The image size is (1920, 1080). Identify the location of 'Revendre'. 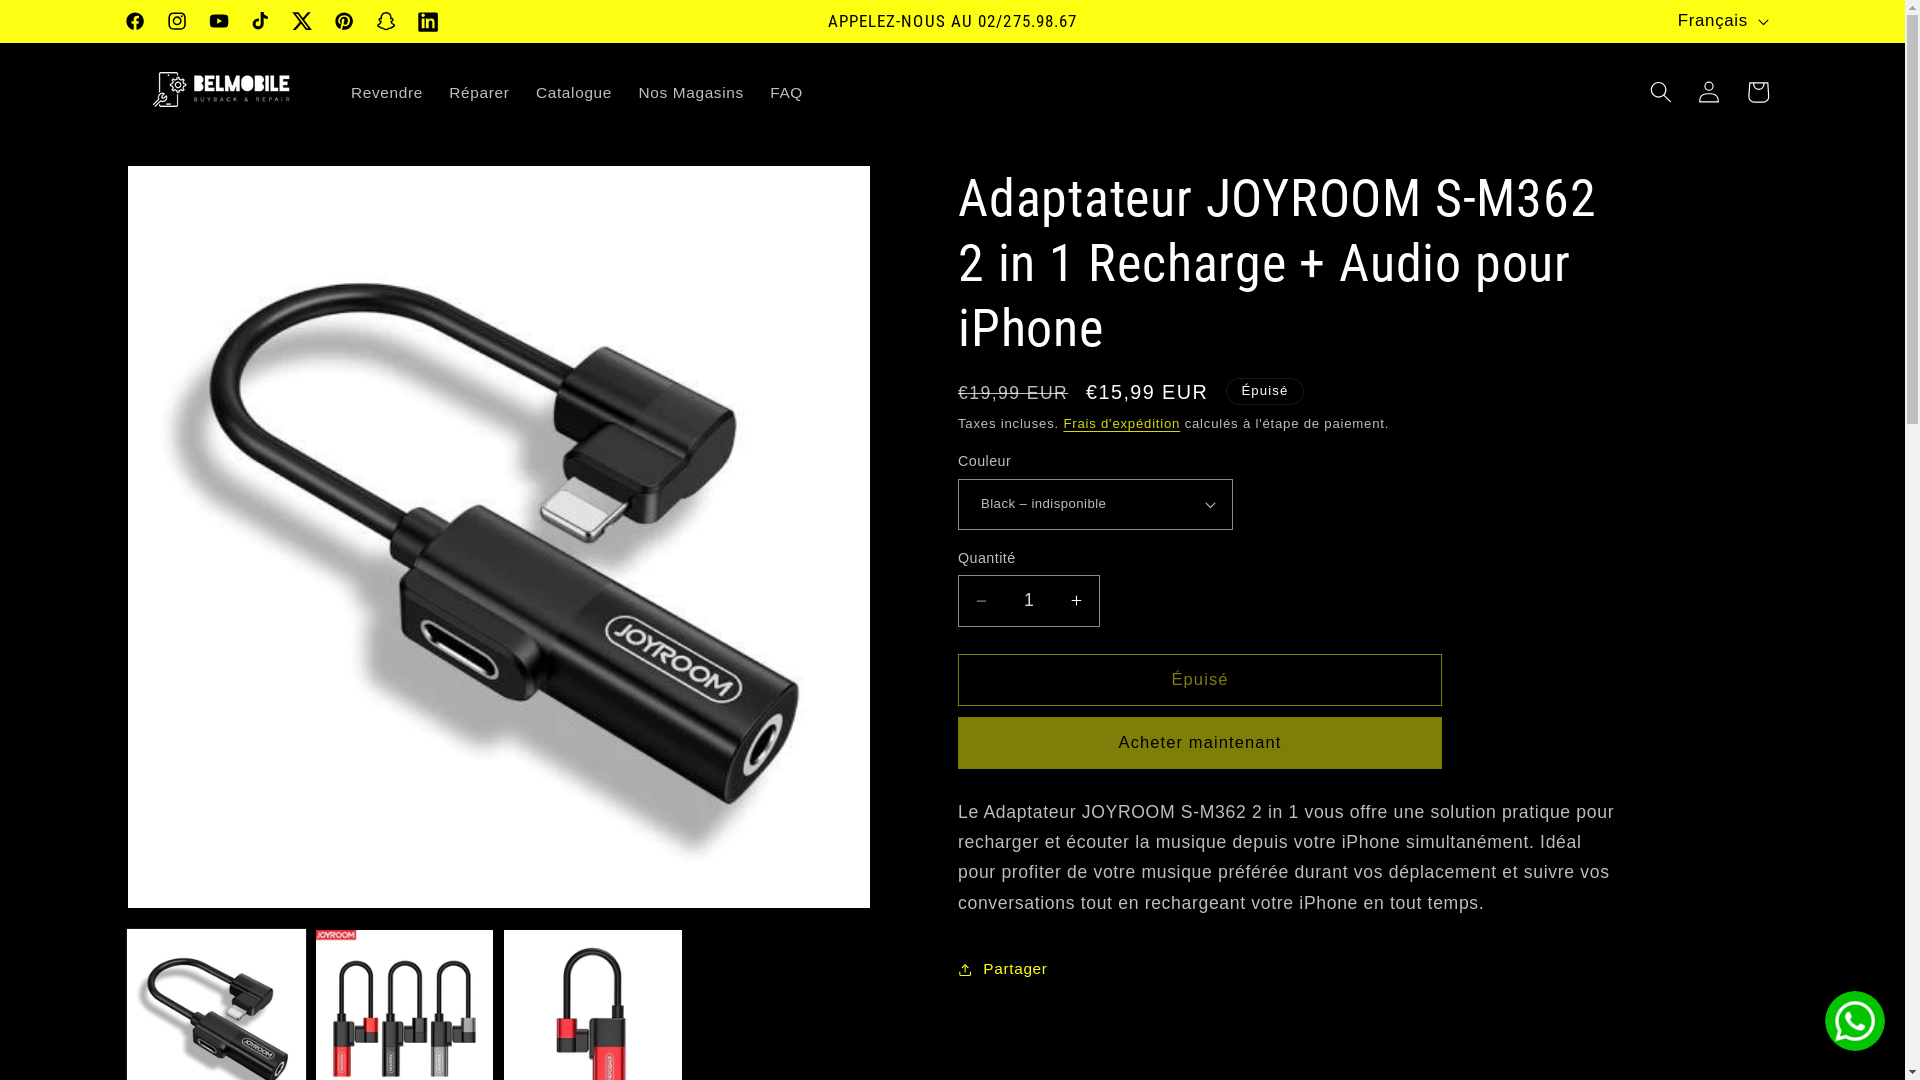
(387, 92).